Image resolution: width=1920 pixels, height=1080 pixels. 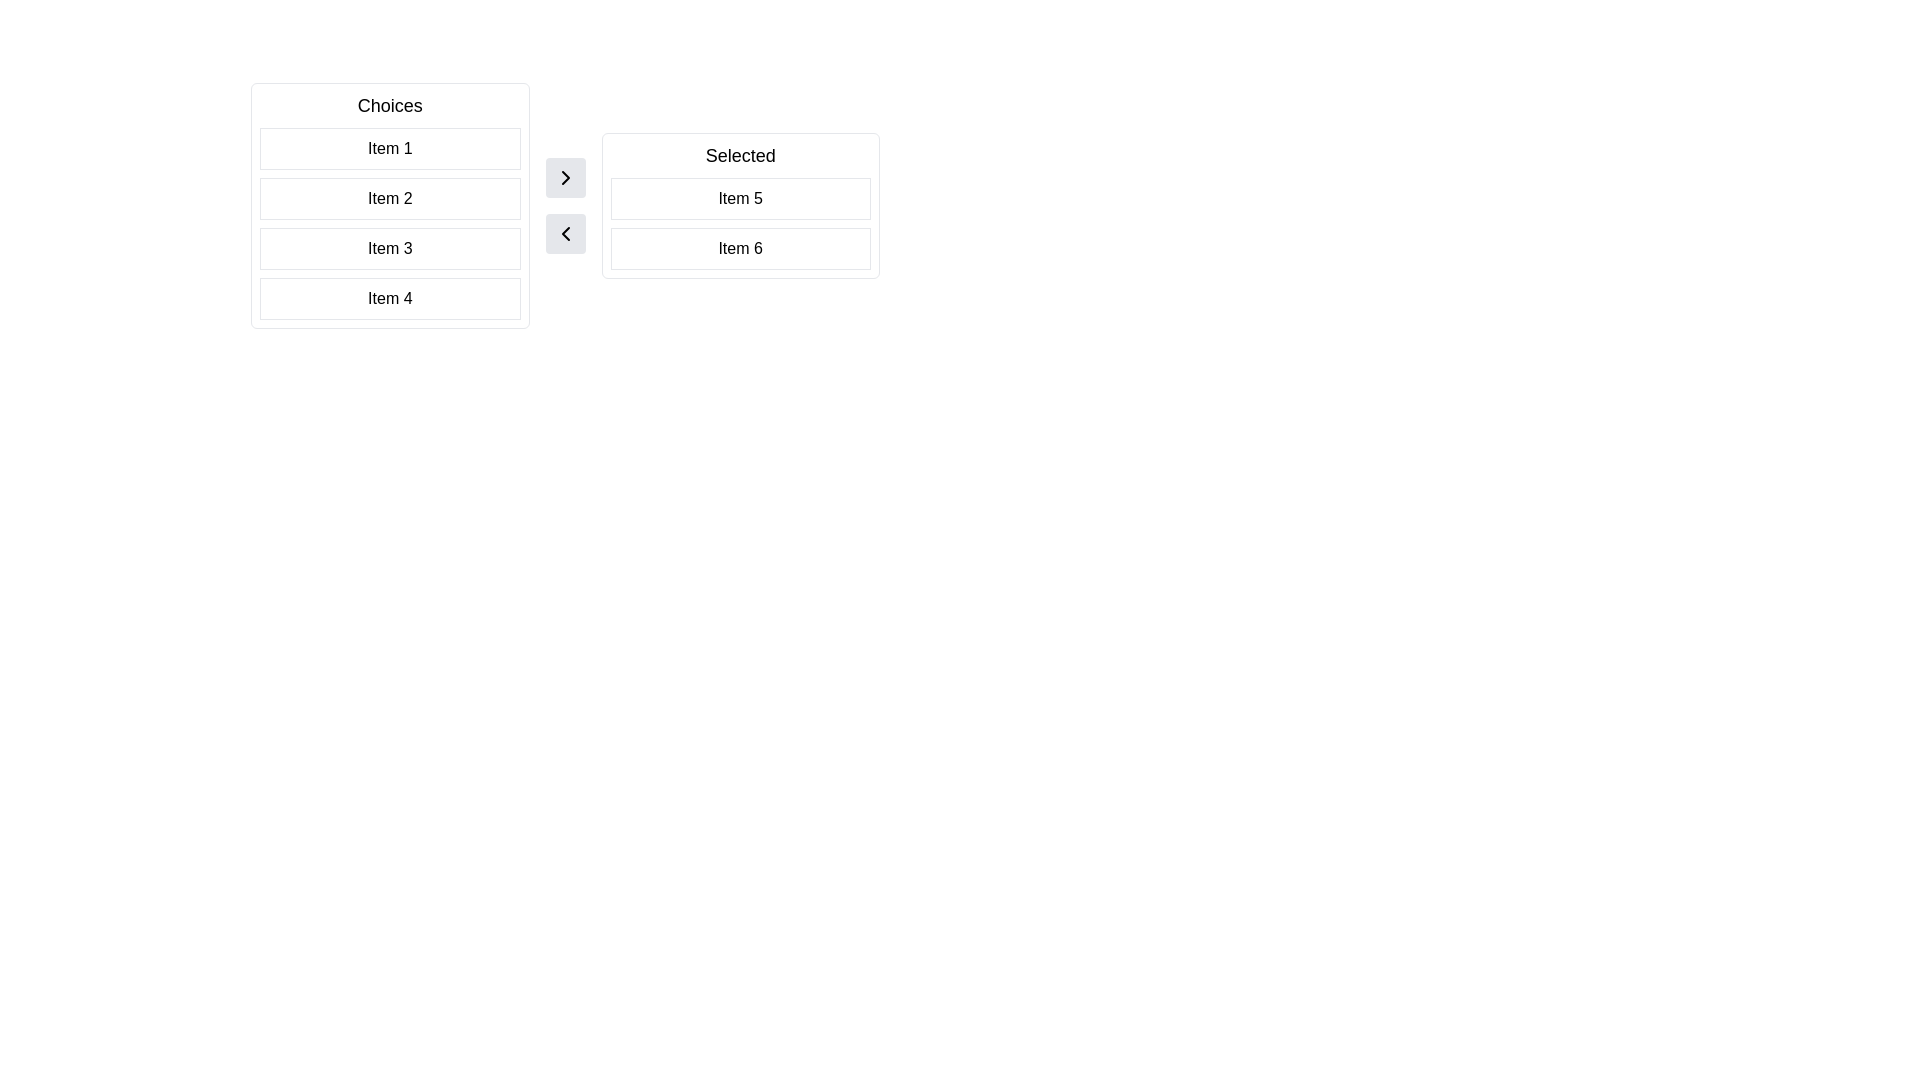 I want to click on the Chevron Right icon, which is a navigational control located between the 'Choices' and 'Selected' panels, so click(x=564, y=176).